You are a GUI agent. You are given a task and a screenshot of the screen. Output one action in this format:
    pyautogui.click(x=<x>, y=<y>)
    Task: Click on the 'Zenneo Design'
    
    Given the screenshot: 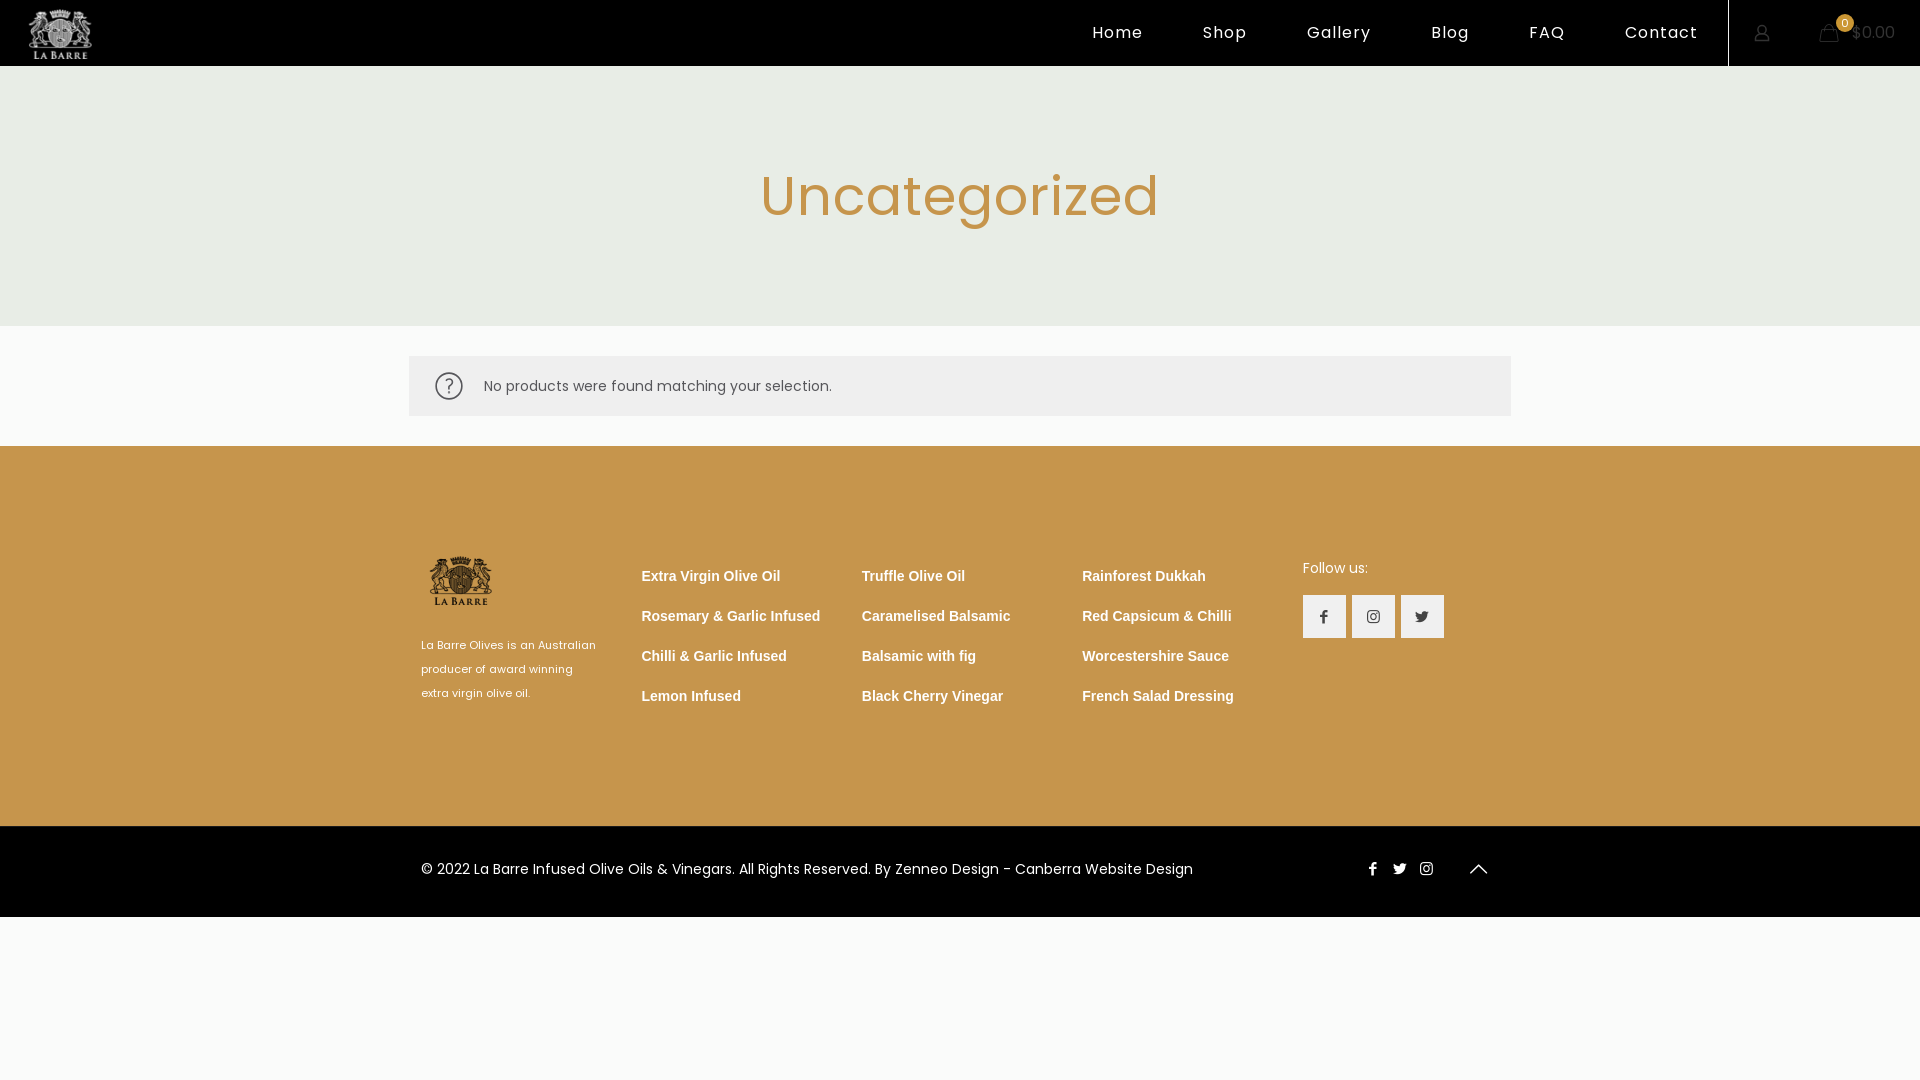 What is the action you would take?
    pyautogui.click(x=945, y=867)
    